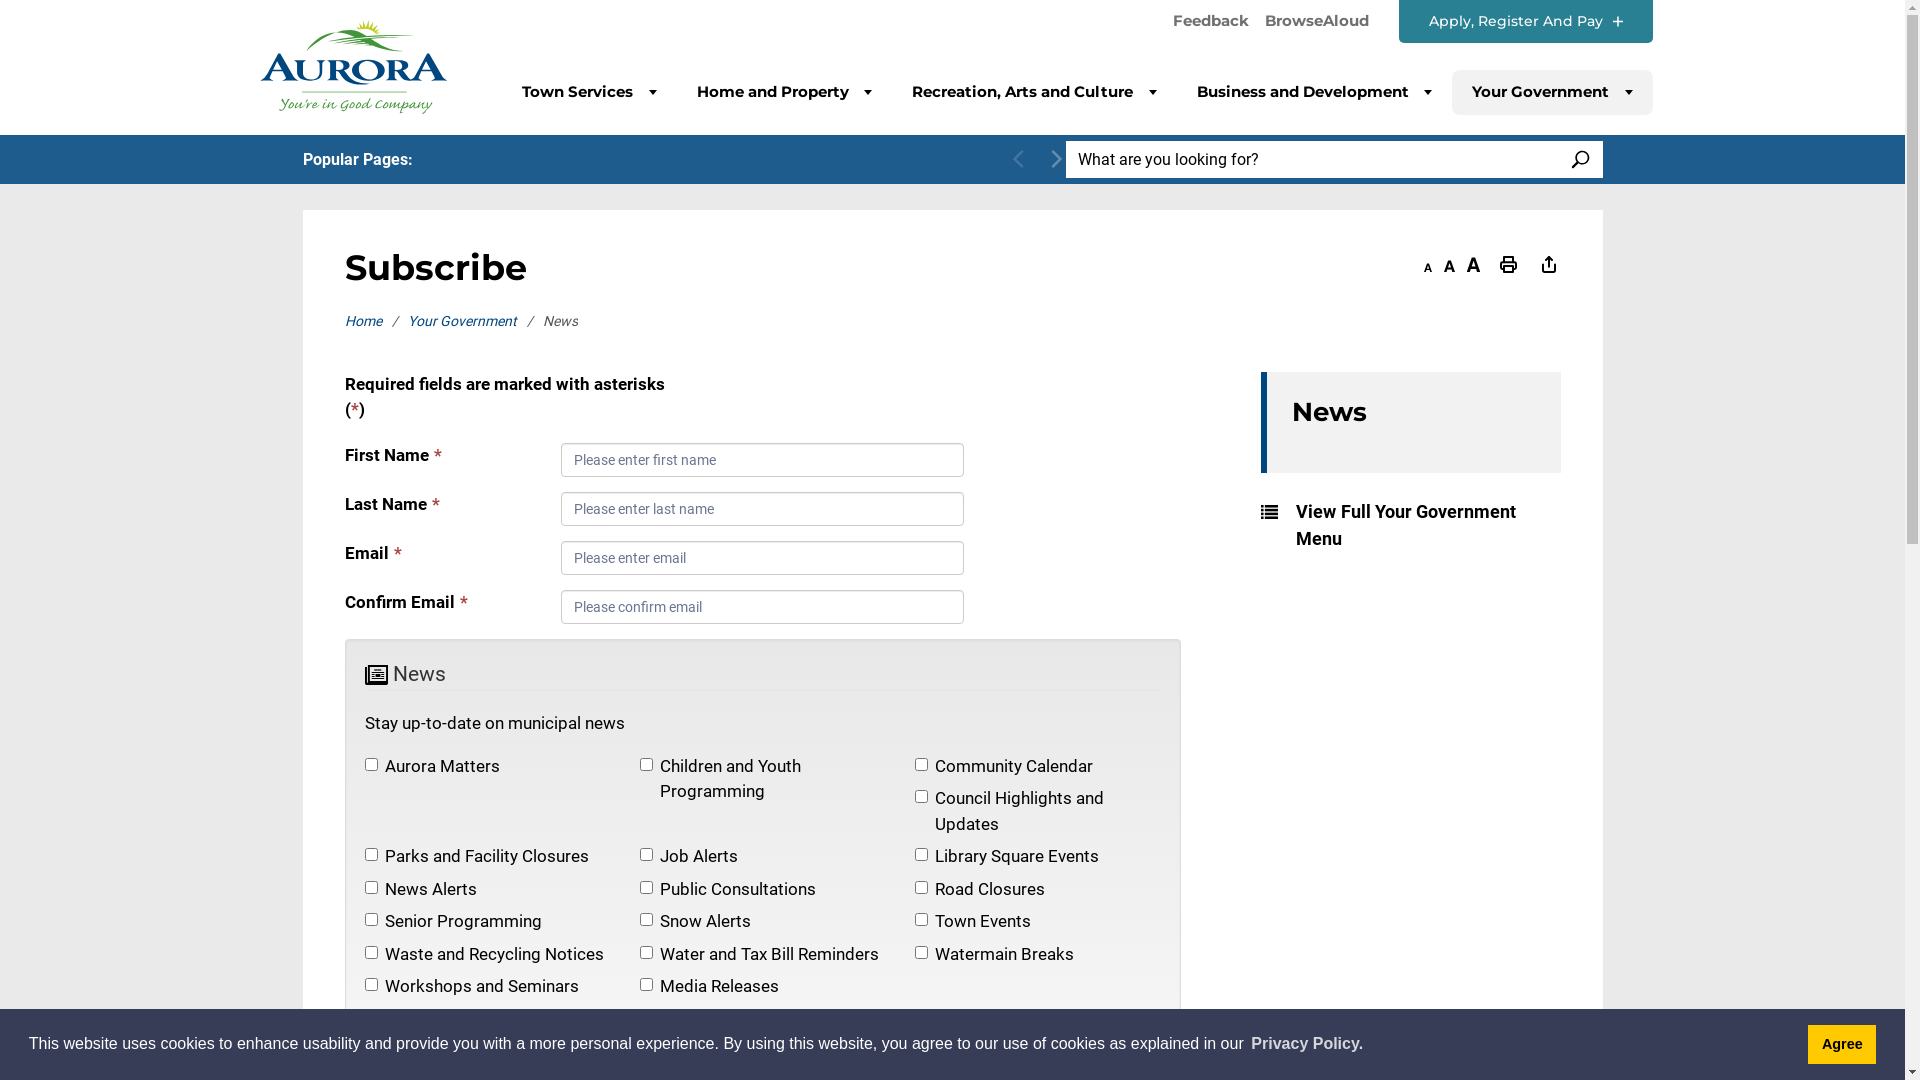 The width and height of the screenshot is (1920, 1080). Describe the element at coordinates (1557, 158) in the screenshot. I see `'SEARCH'` at that location.